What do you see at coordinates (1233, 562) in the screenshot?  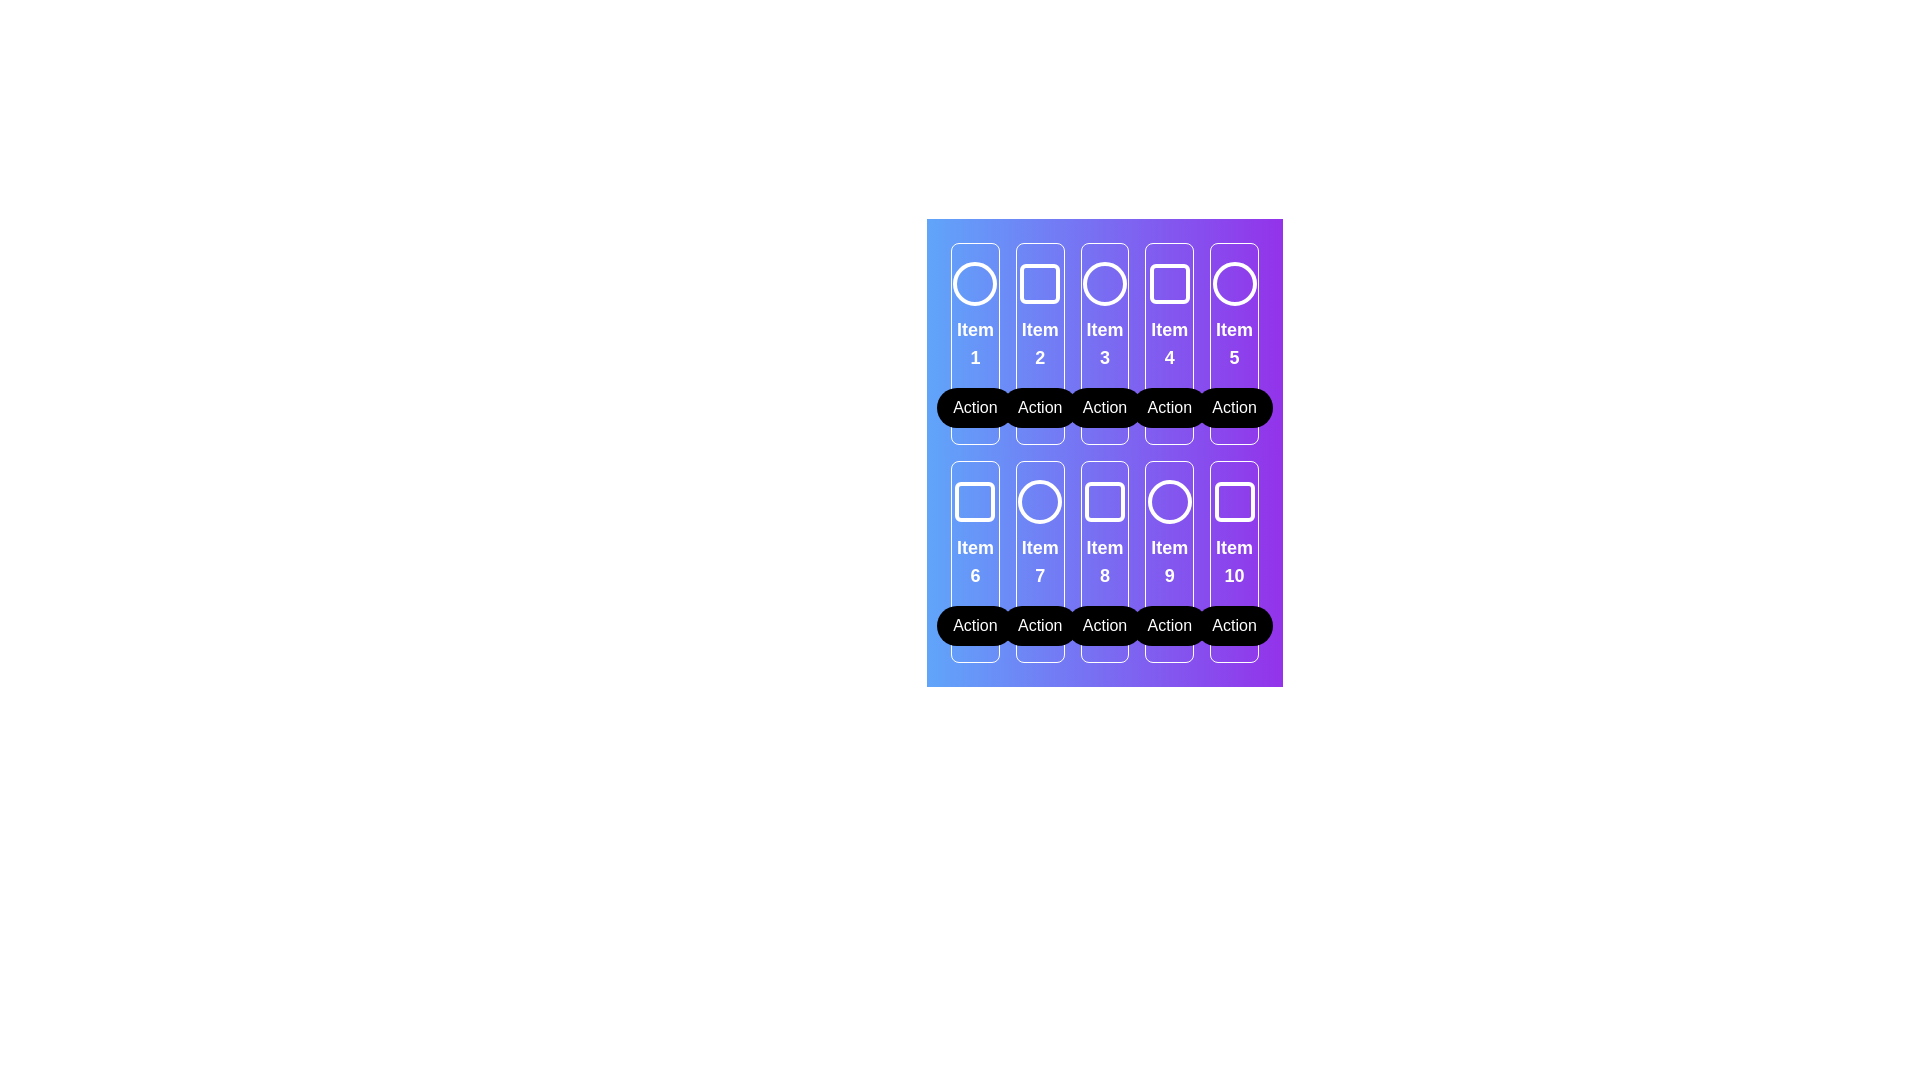 I see `displayed information from the card labeled 'Item 10' with a purple background and a button labeled 'Action' located in the bottom-right corner of the grid` at bounding box center [1233, 562].